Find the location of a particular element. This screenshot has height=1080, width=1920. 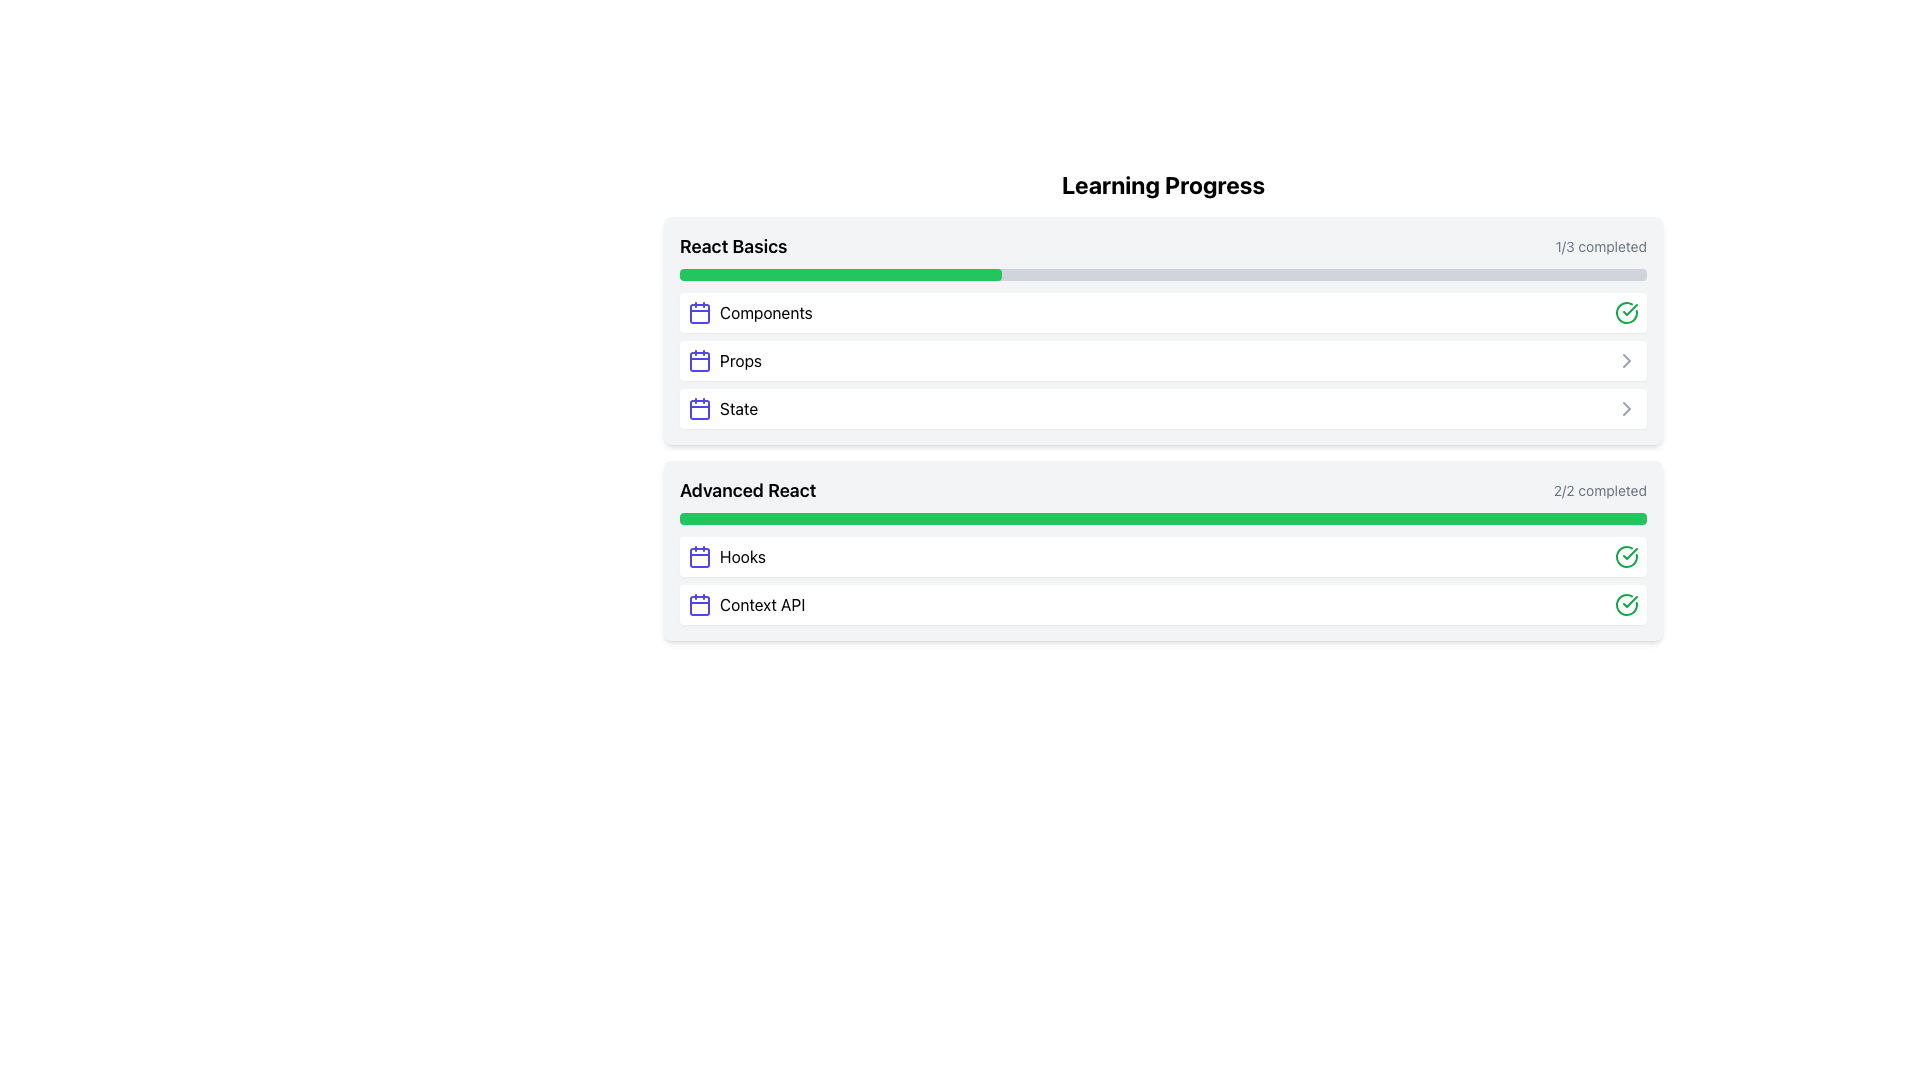

the green checkmark icon indicating the completion status of the Context API task within the Advanced React section is located at coordinates (1630, 554).